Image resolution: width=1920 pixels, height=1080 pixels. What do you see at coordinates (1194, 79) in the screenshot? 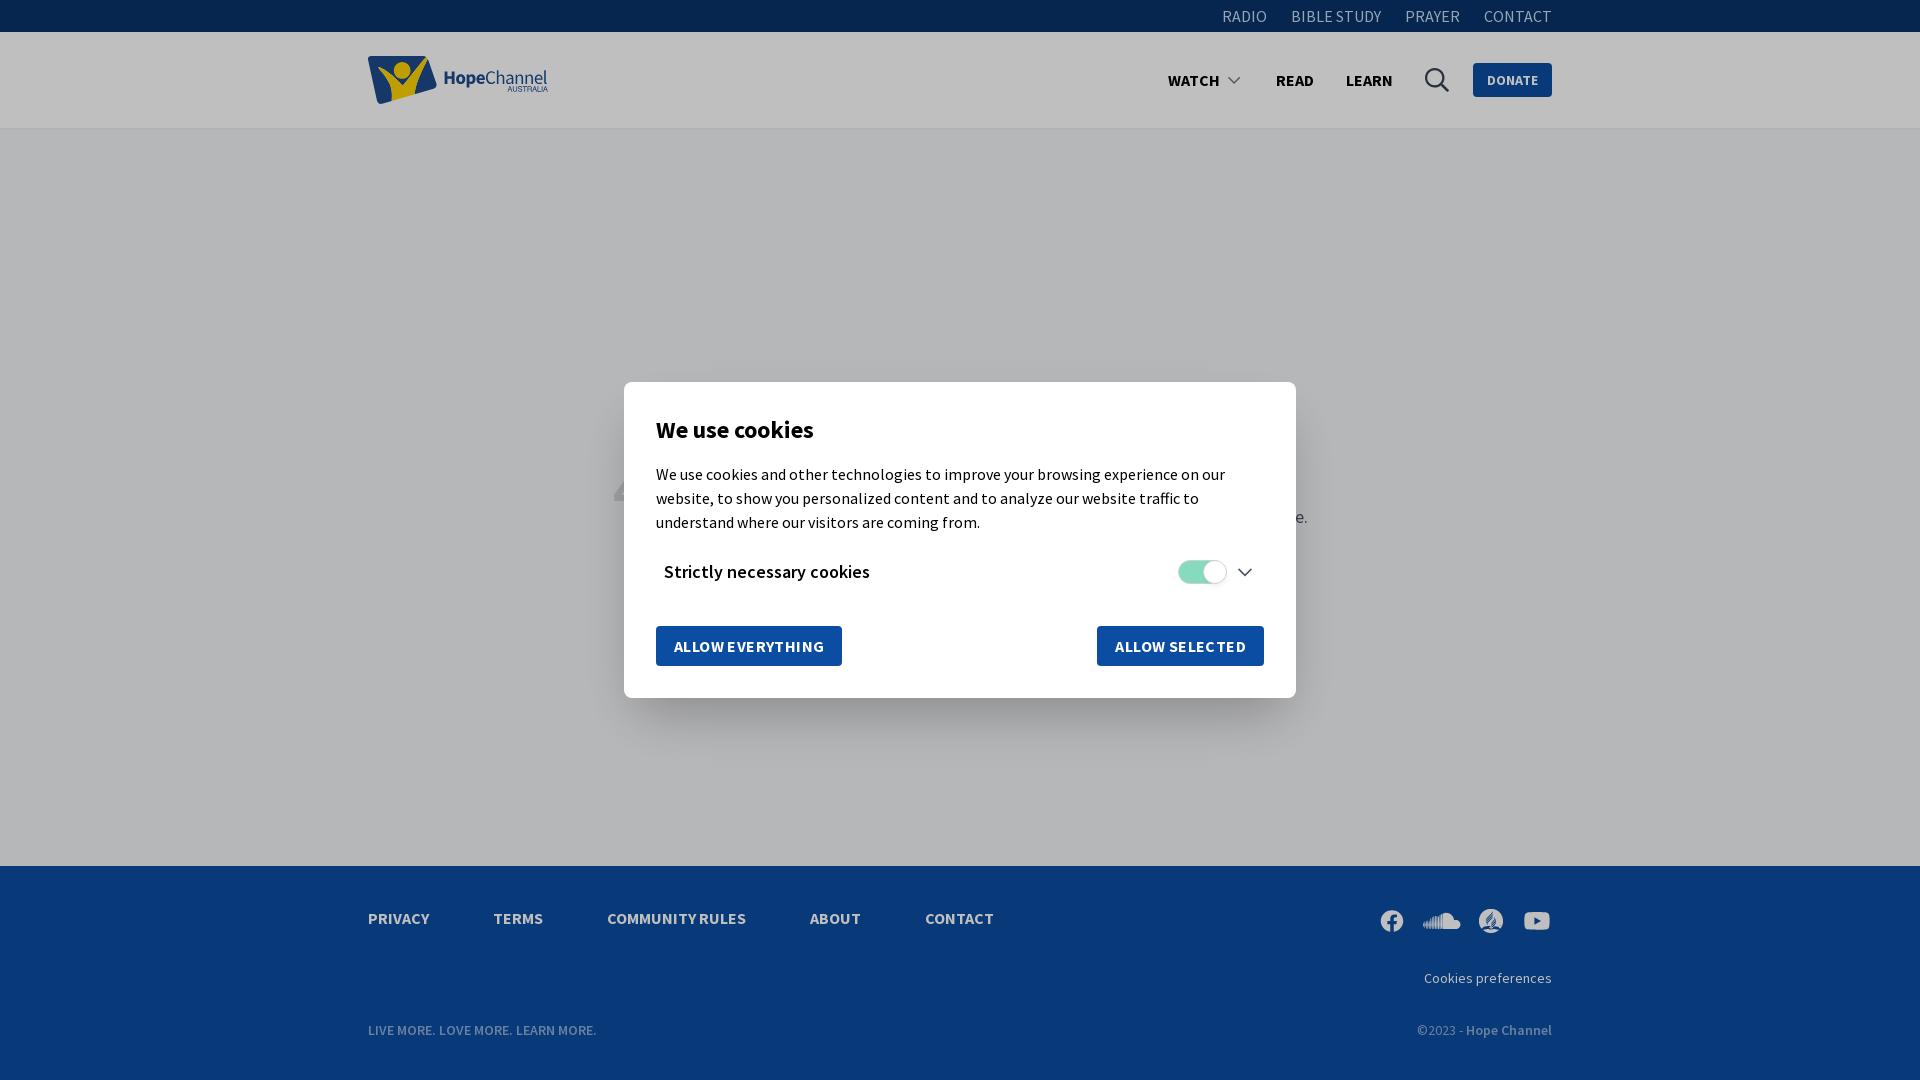
I see `'WATCH'` at bounding box center [1194, 79].